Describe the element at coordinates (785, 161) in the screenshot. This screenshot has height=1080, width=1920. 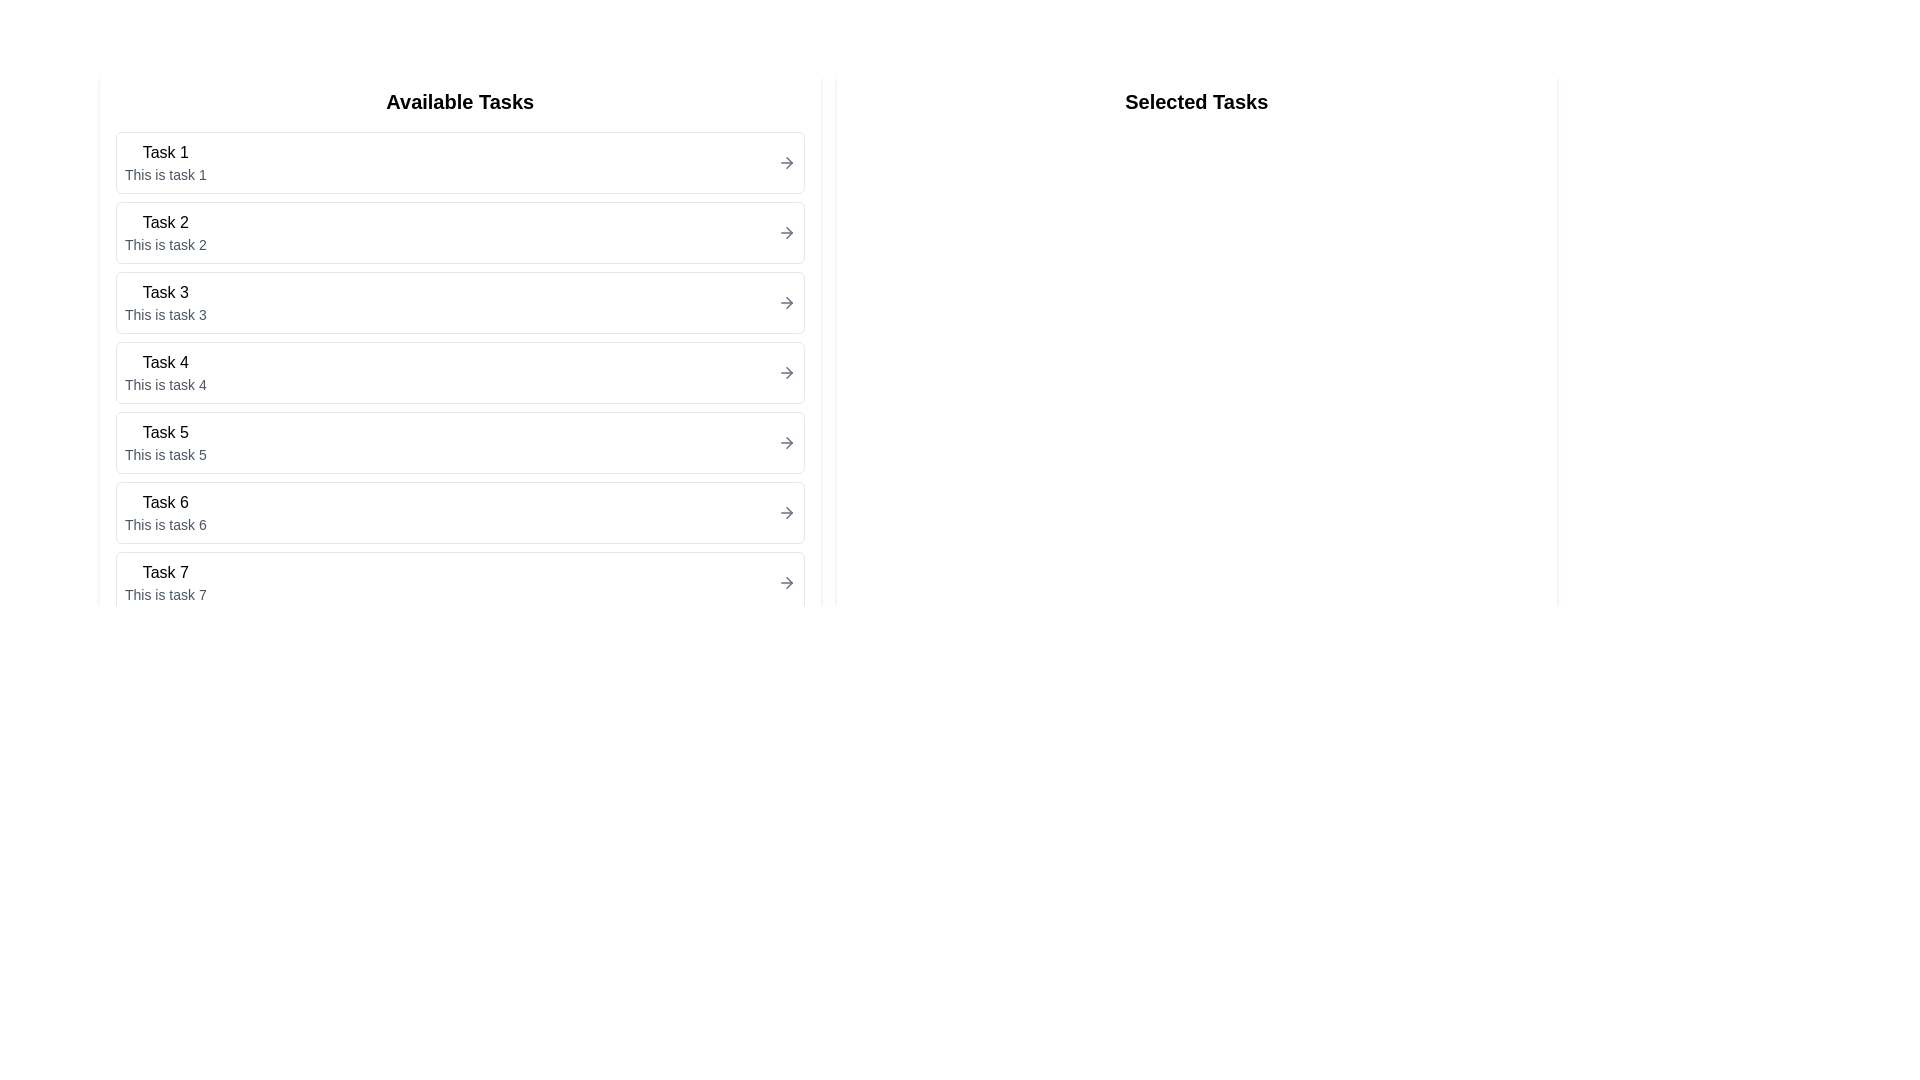
I see `the small right-oriented arrow icon button styled in gray, located on the far-right side of the 'Task 1' card to trigger a styling change` at that location.